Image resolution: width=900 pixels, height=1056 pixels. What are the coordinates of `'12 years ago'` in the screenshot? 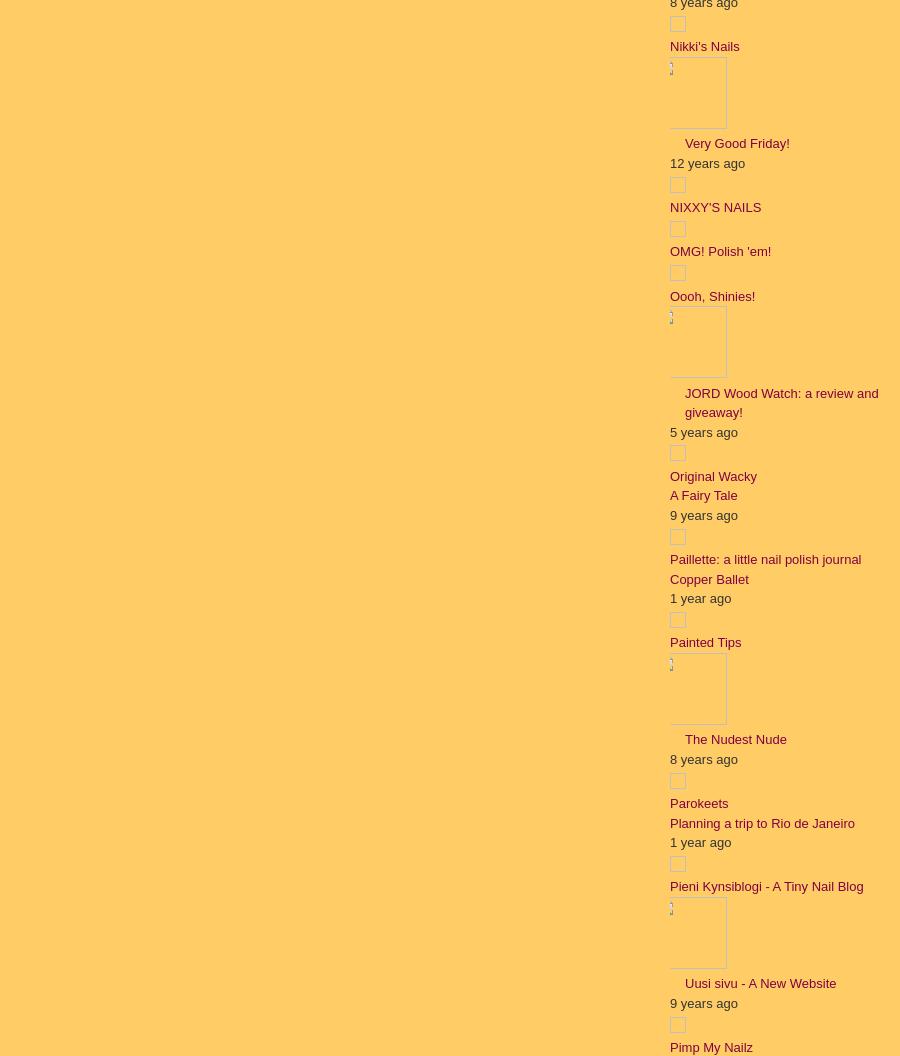 It's located at (706, 162).